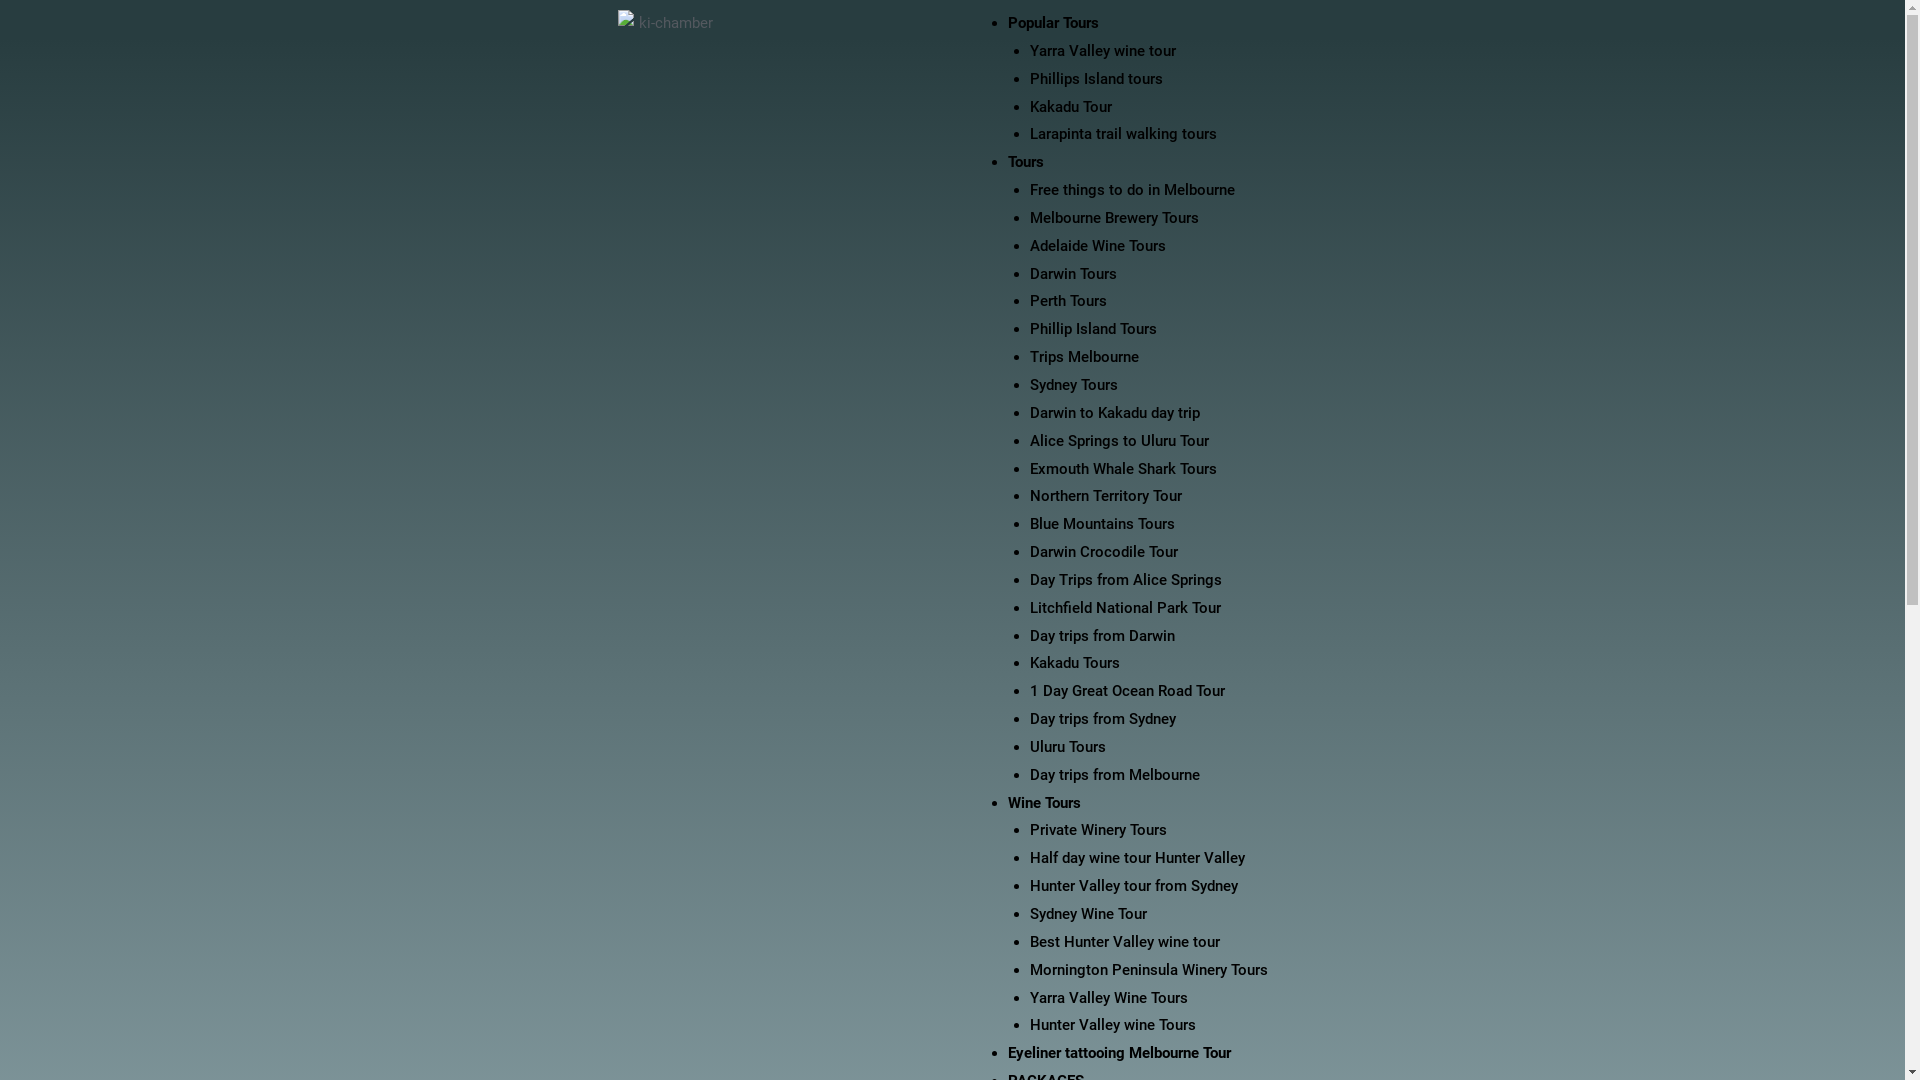 The height and width of the screenshot is (1080, 1920). I want to click on 'Hunter Valley tour from Sydney', so click(1133, 885).